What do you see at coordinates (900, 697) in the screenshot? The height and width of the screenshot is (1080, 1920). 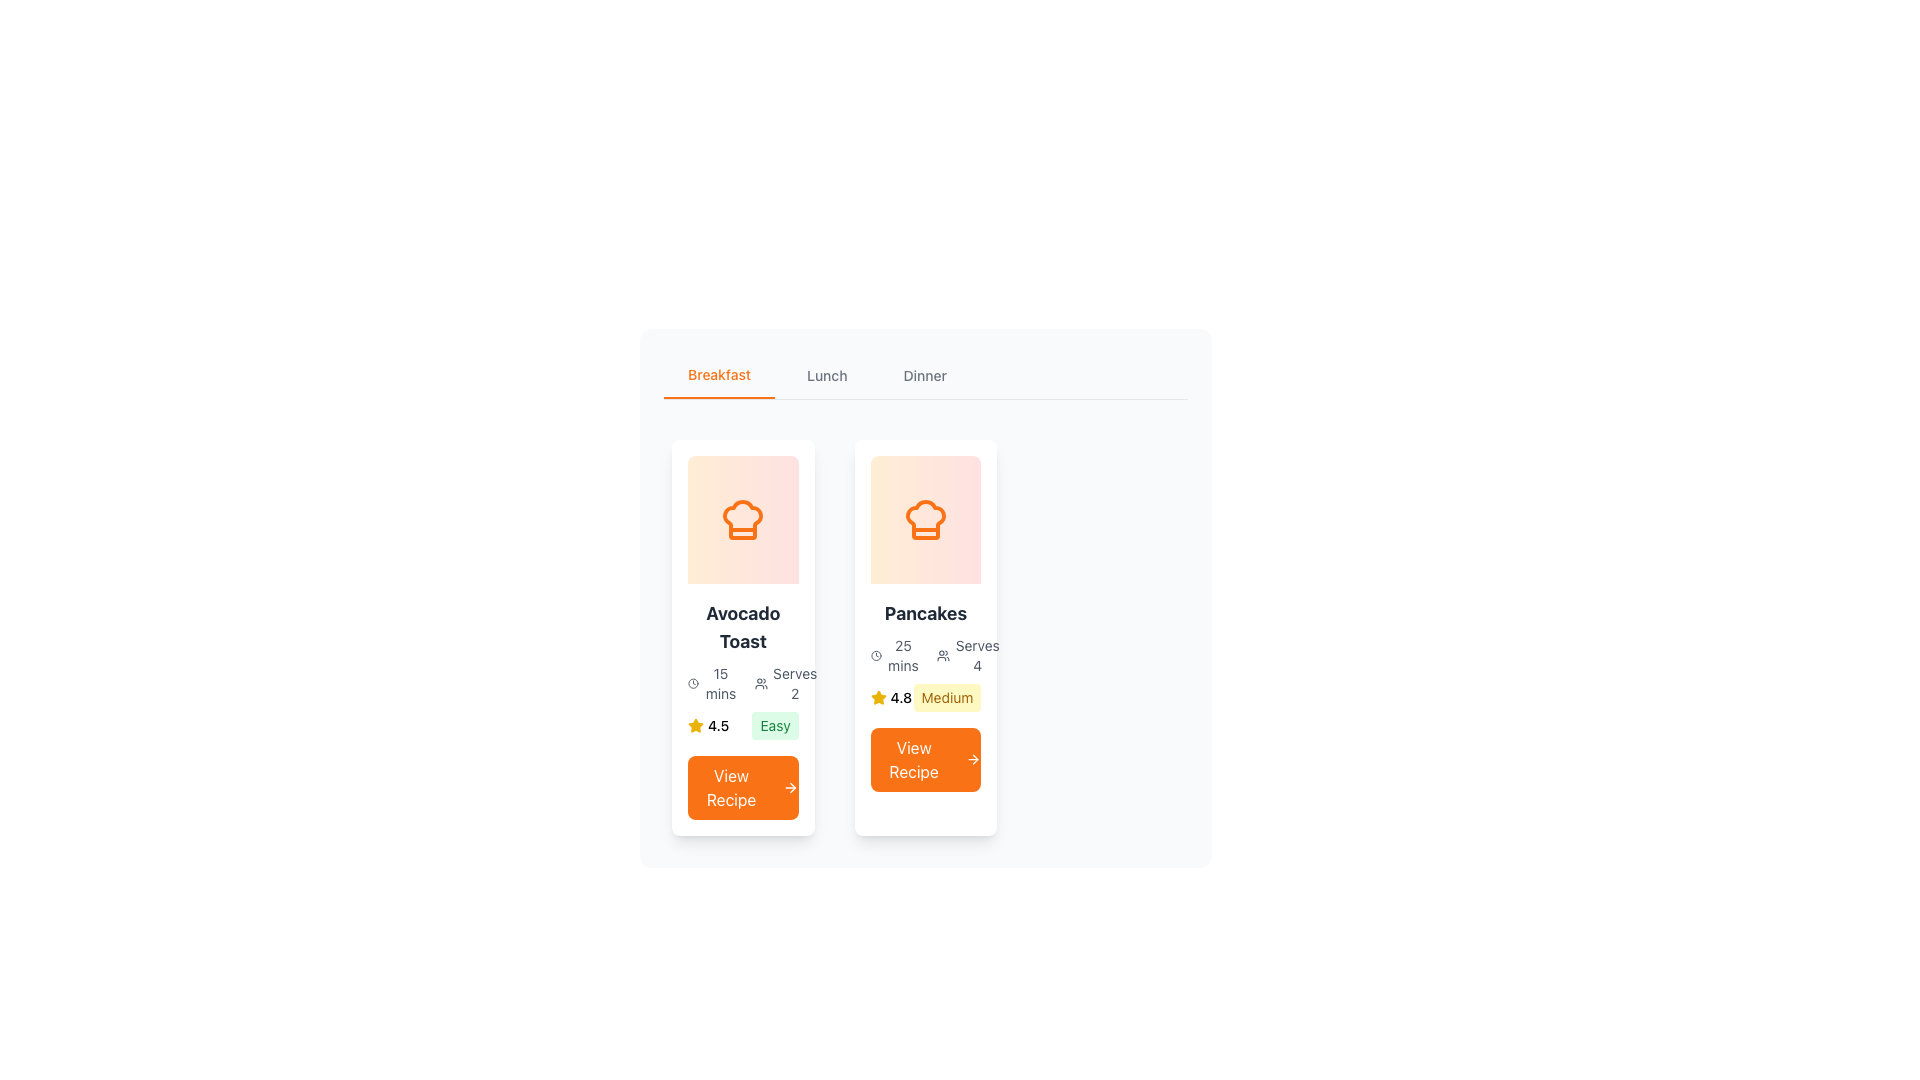 I see `numeric text label '4.8' which is styled with a small font size and medium font weight, located to the right of a yellow star icon in the rating display for the 'Pancakes' recipe card` at bounding box center [900, 697].